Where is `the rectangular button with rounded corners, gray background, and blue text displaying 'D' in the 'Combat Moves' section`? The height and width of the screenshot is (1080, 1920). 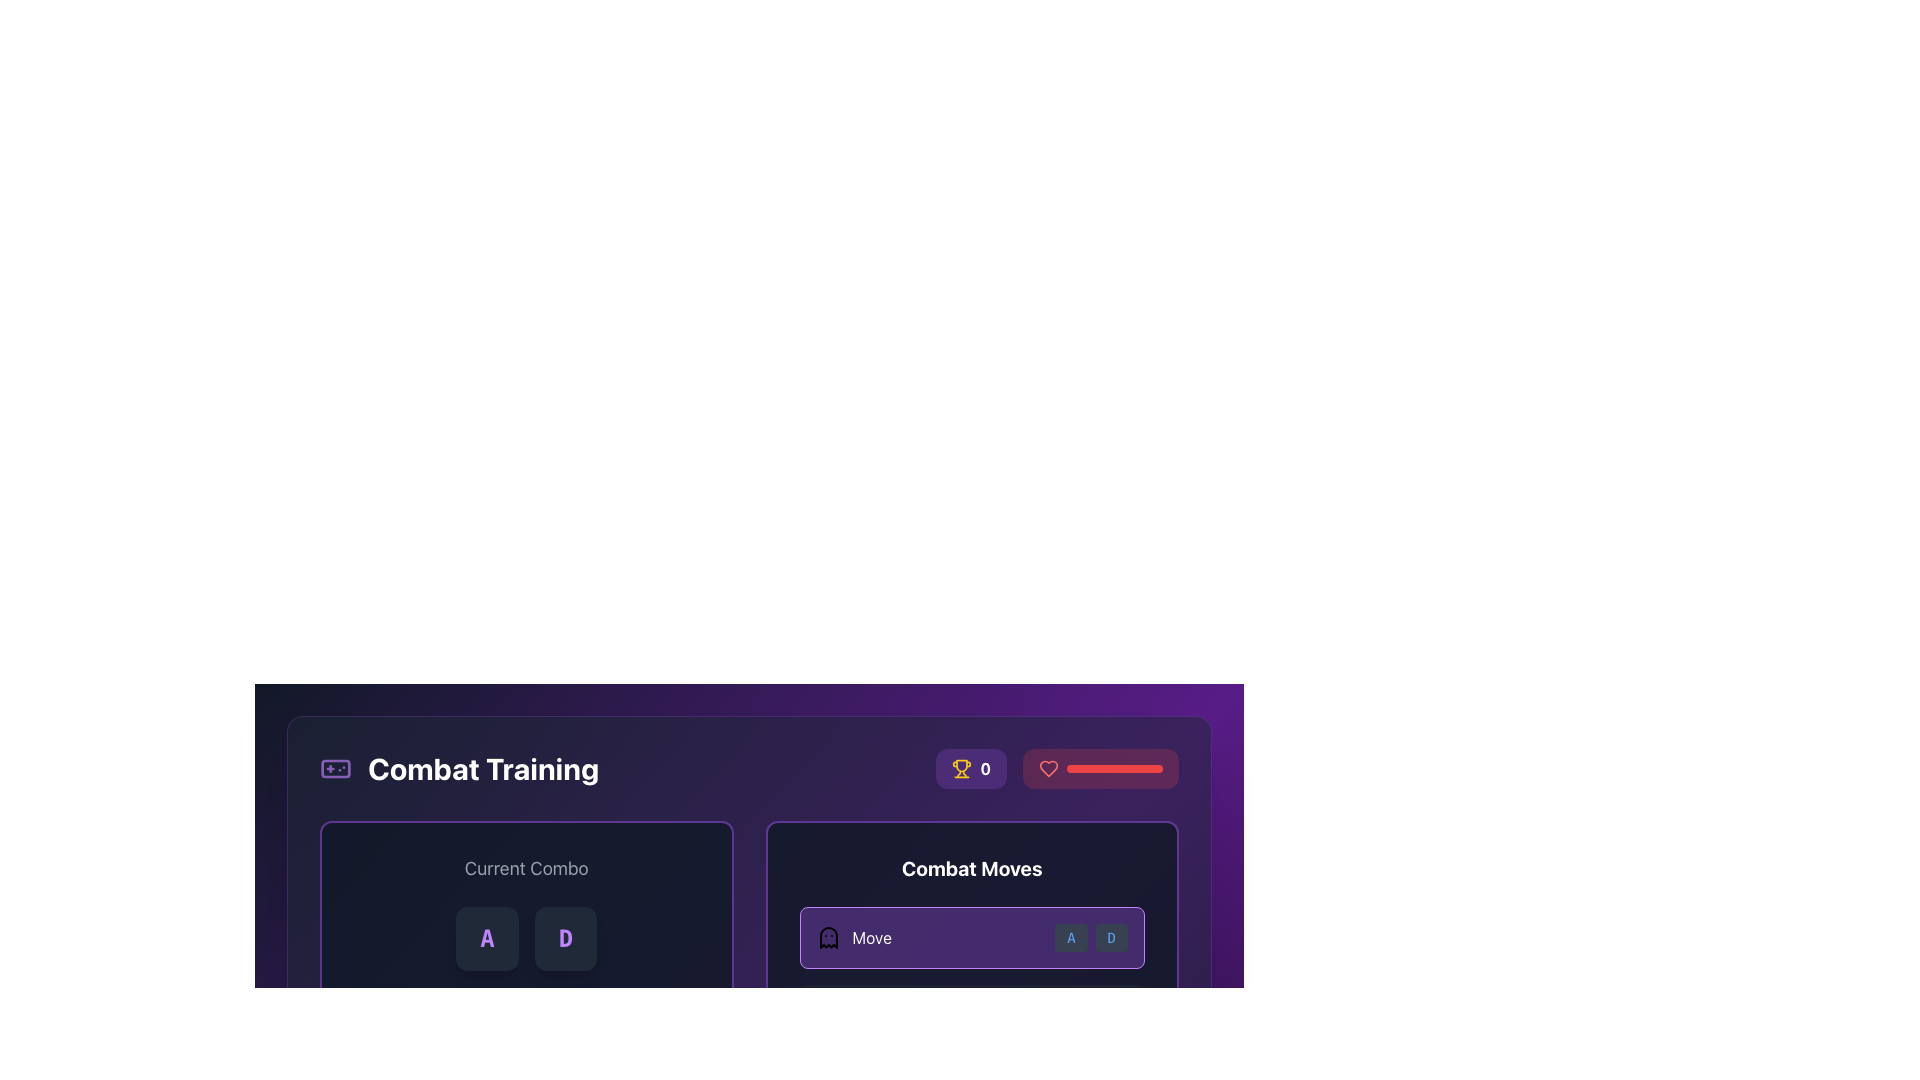
the rectangular button with rounded corners, gray background, and blue text displaying 'D' in the 'Combat Moves' section is located at coordinates (1110, 937).